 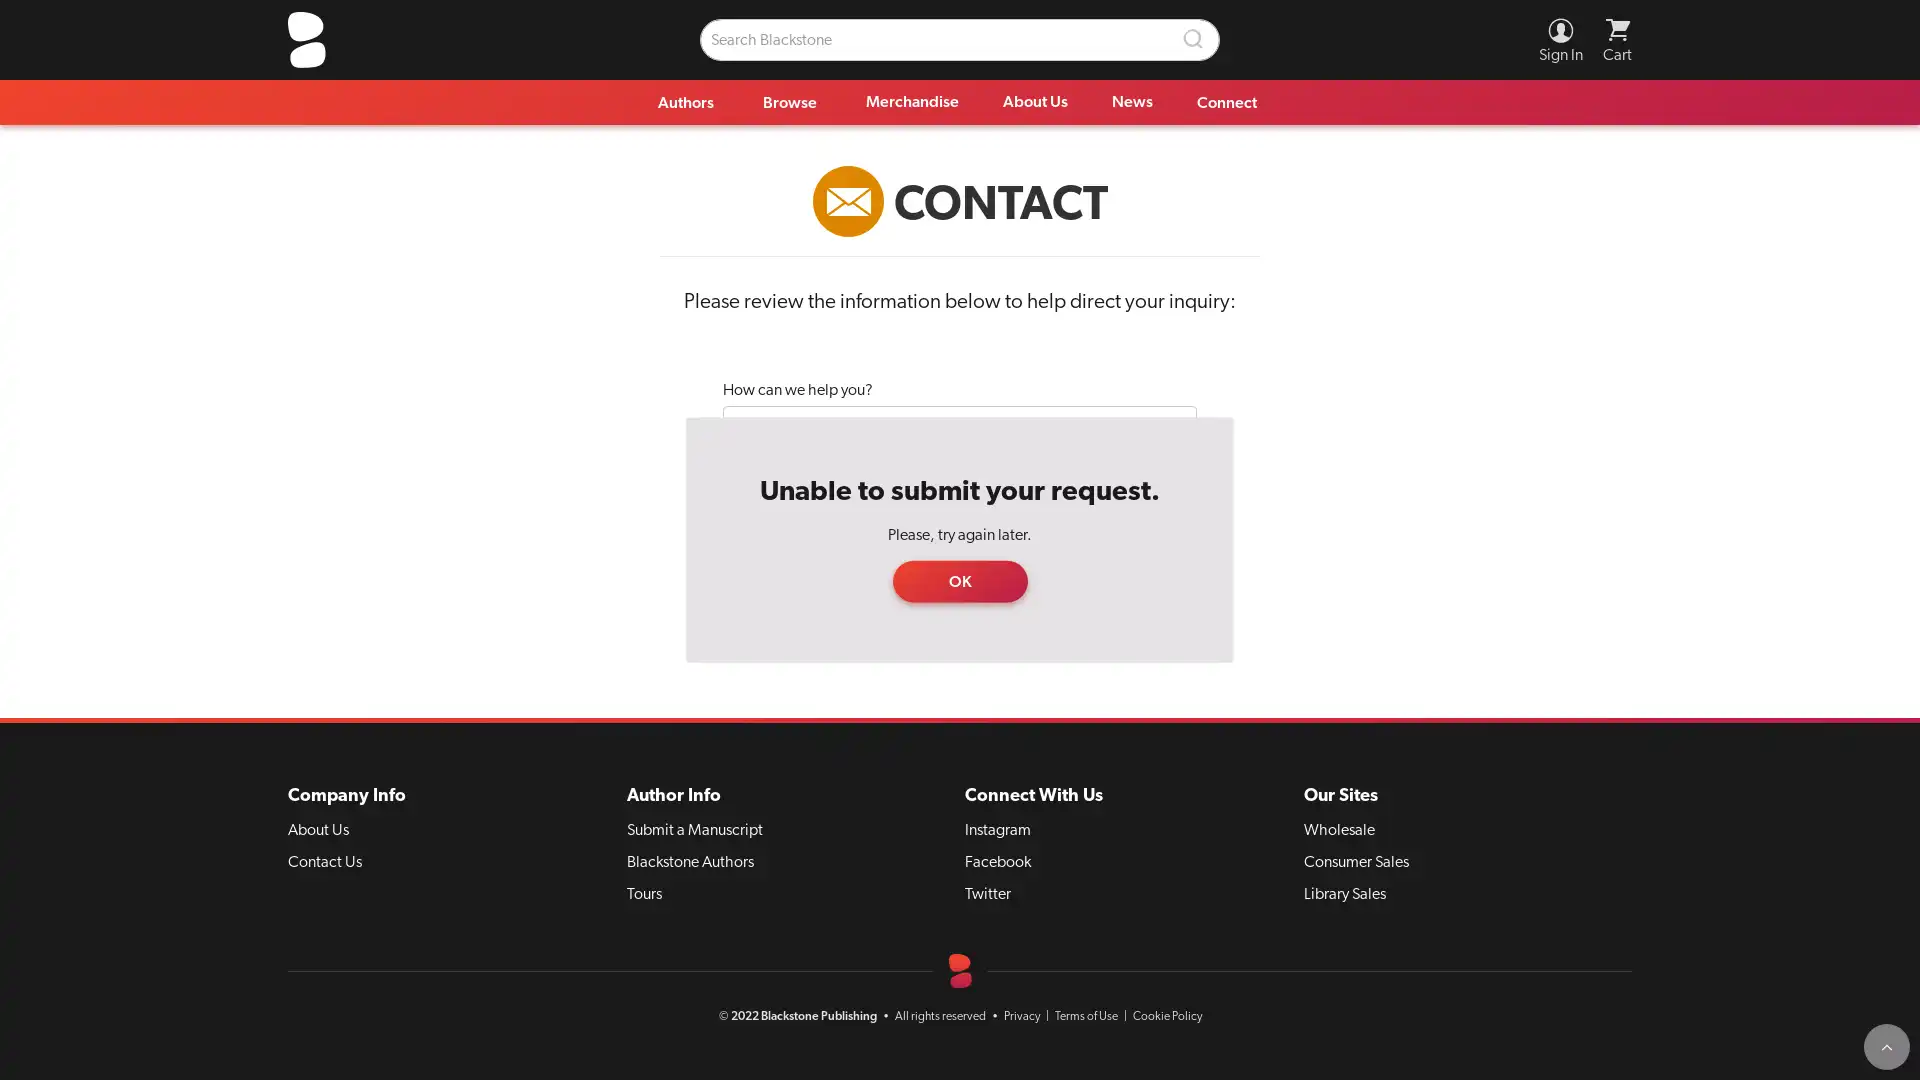 What do you see at coordinates (958, 581) in the screenshot?
I see `OK` at bounding box center [958, 581].